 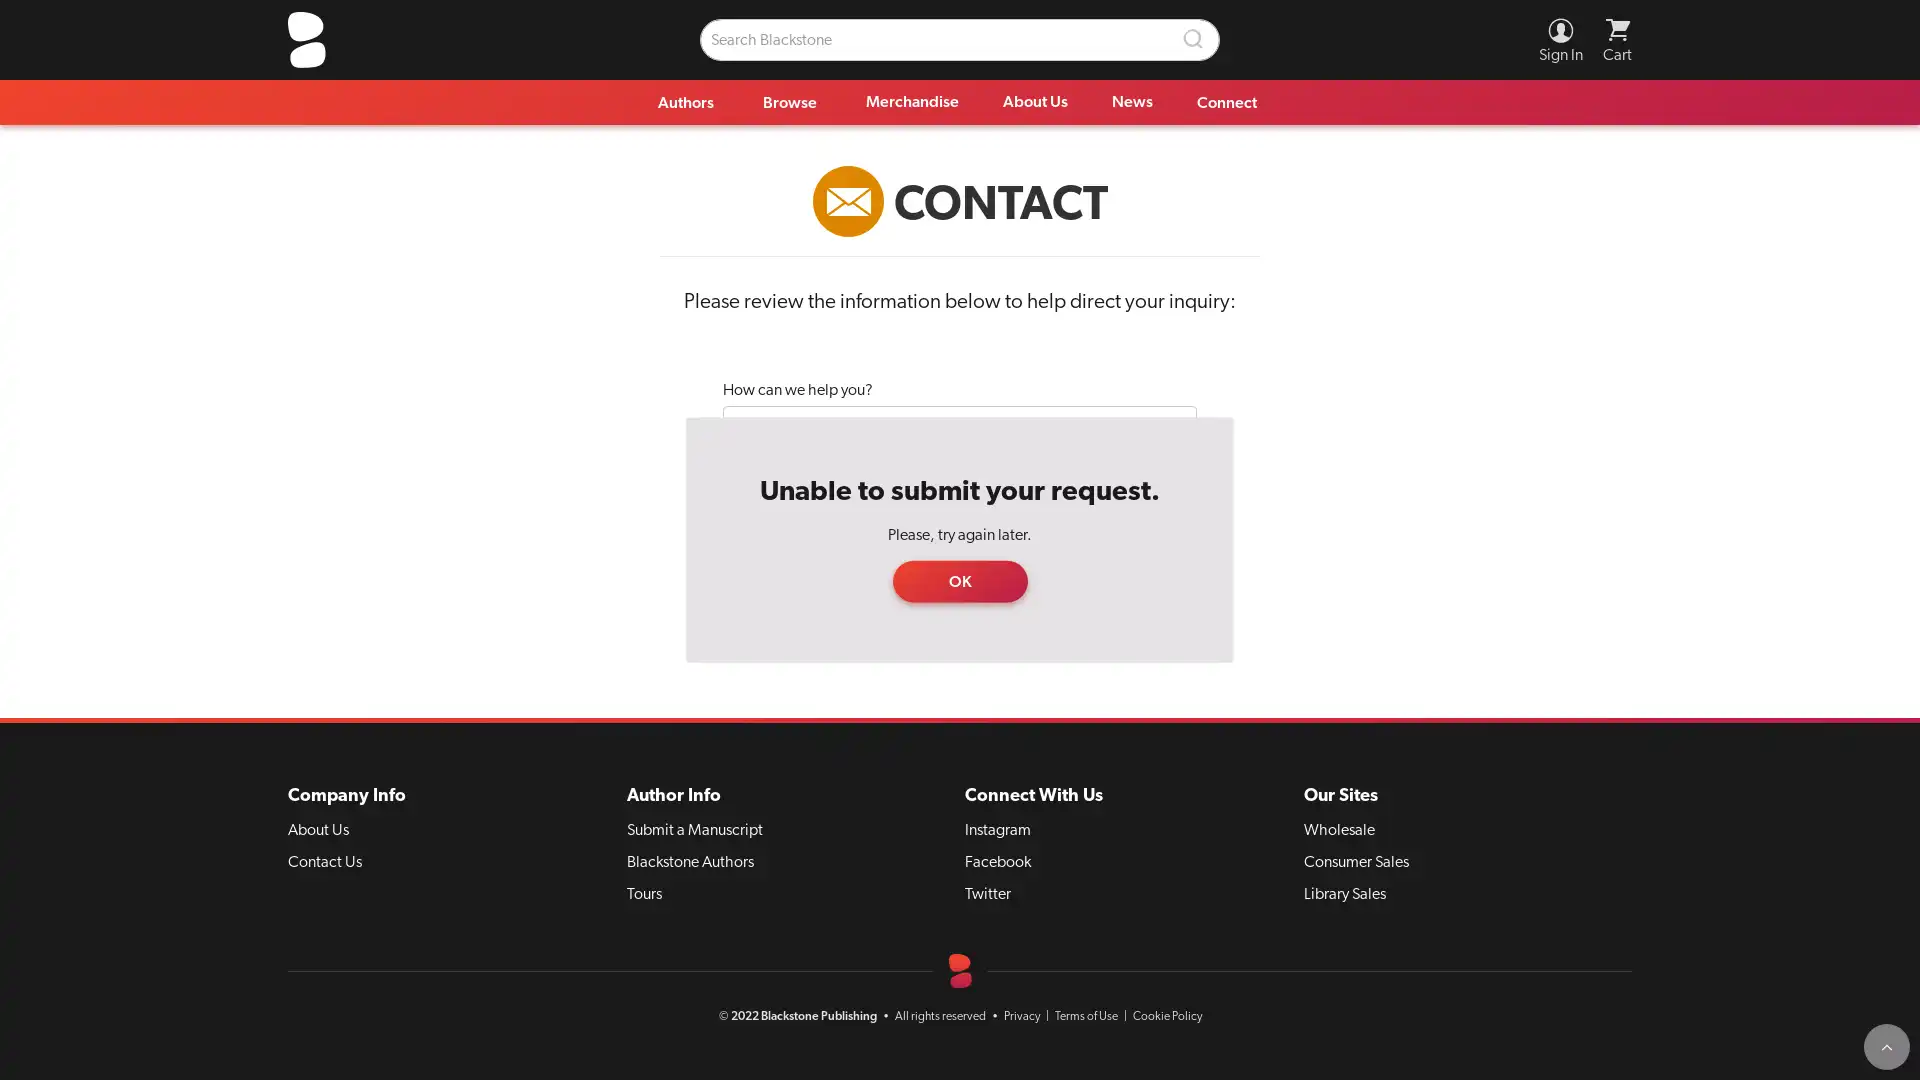 What do you see at coordinates (958, 581) in the screenshot?
I see `OK` at bounding box center [958, 581].